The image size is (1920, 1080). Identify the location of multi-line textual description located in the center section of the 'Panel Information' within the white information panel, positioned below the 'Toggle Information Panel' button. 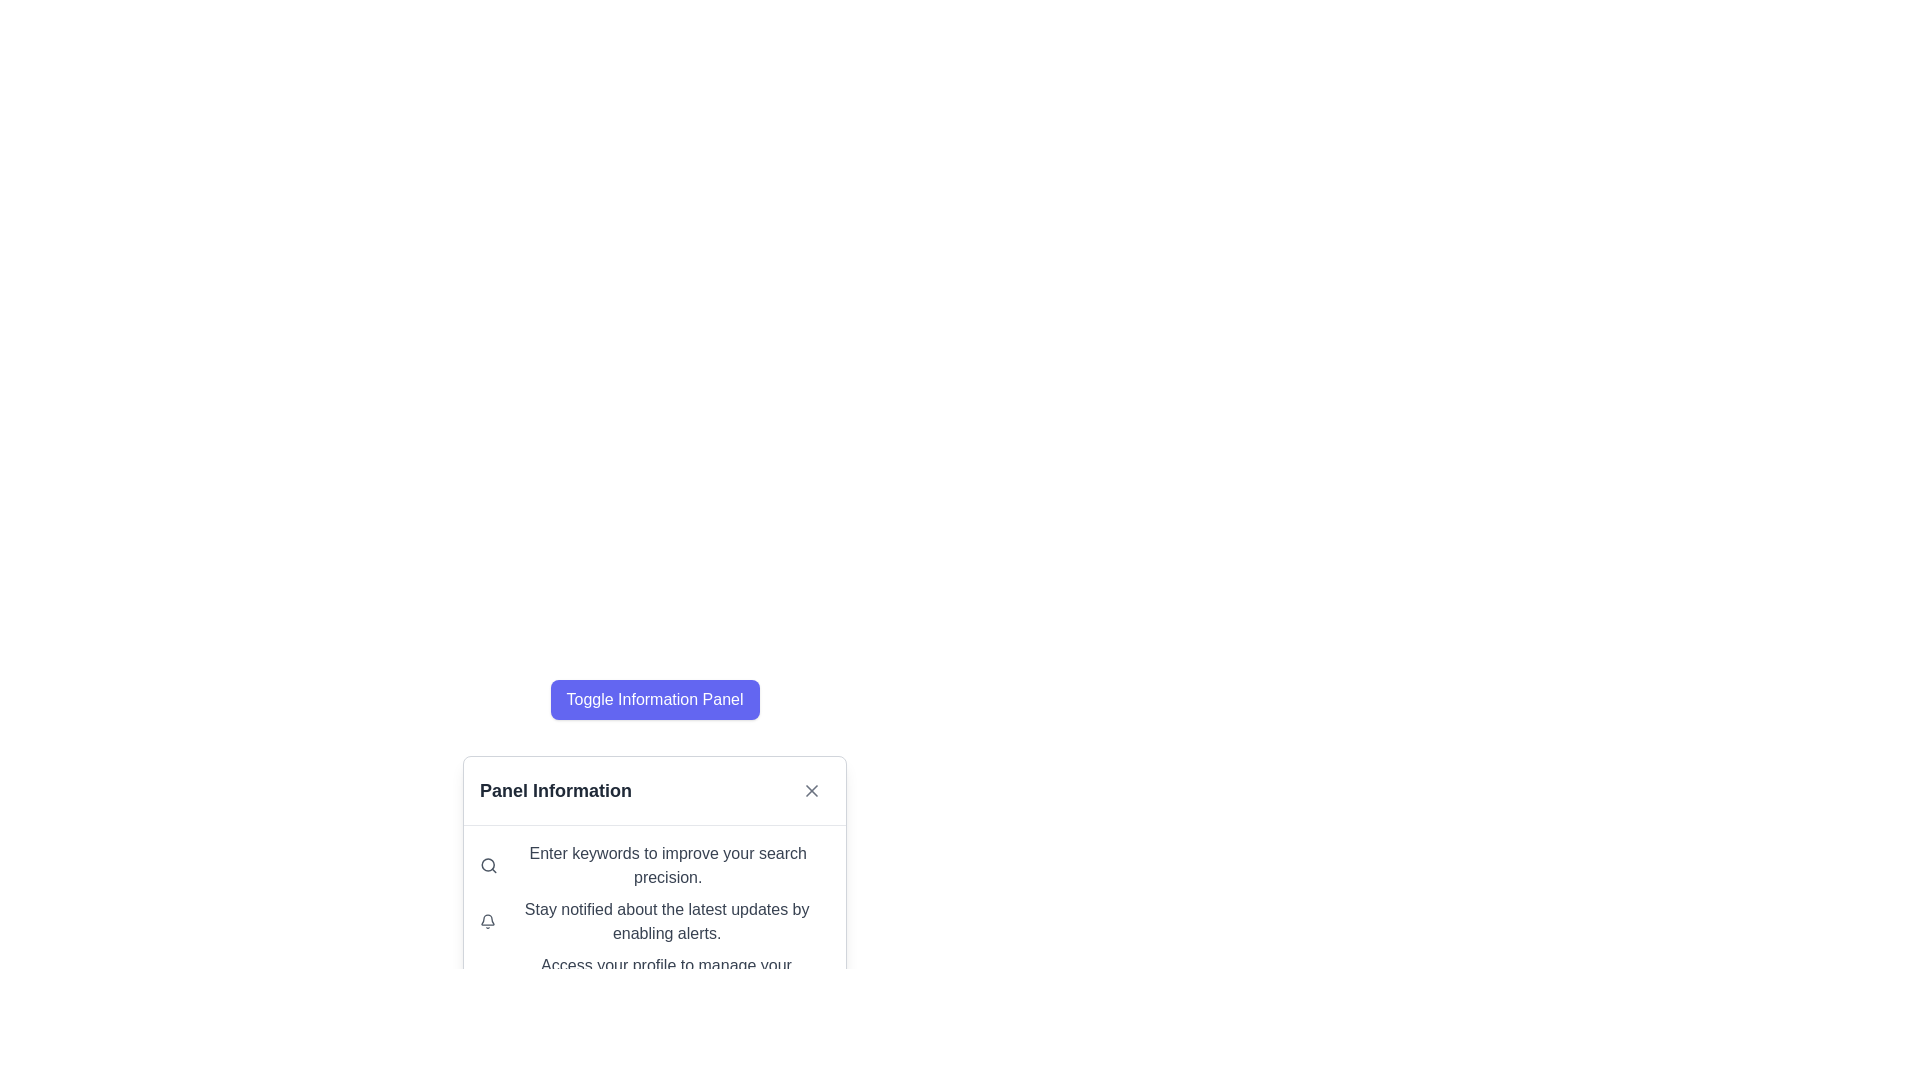
(654, 921).